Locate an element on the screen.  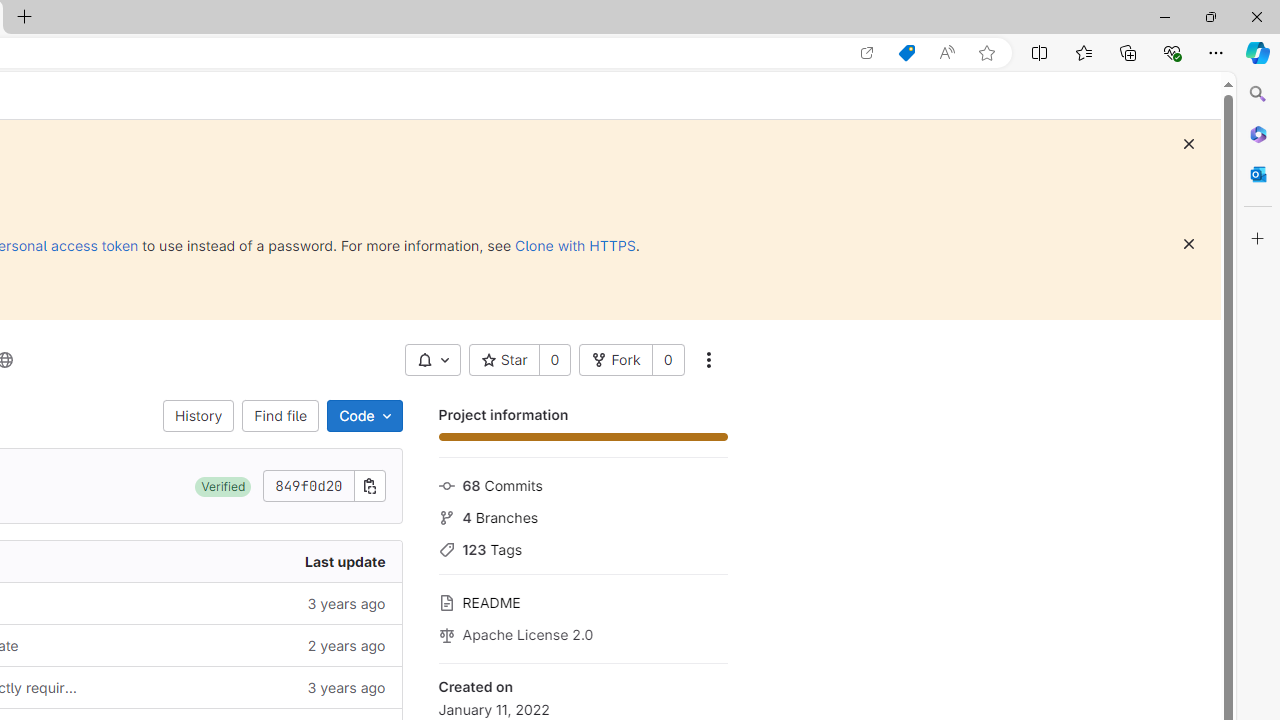
'Fork' is located at coordinates (614, 360).